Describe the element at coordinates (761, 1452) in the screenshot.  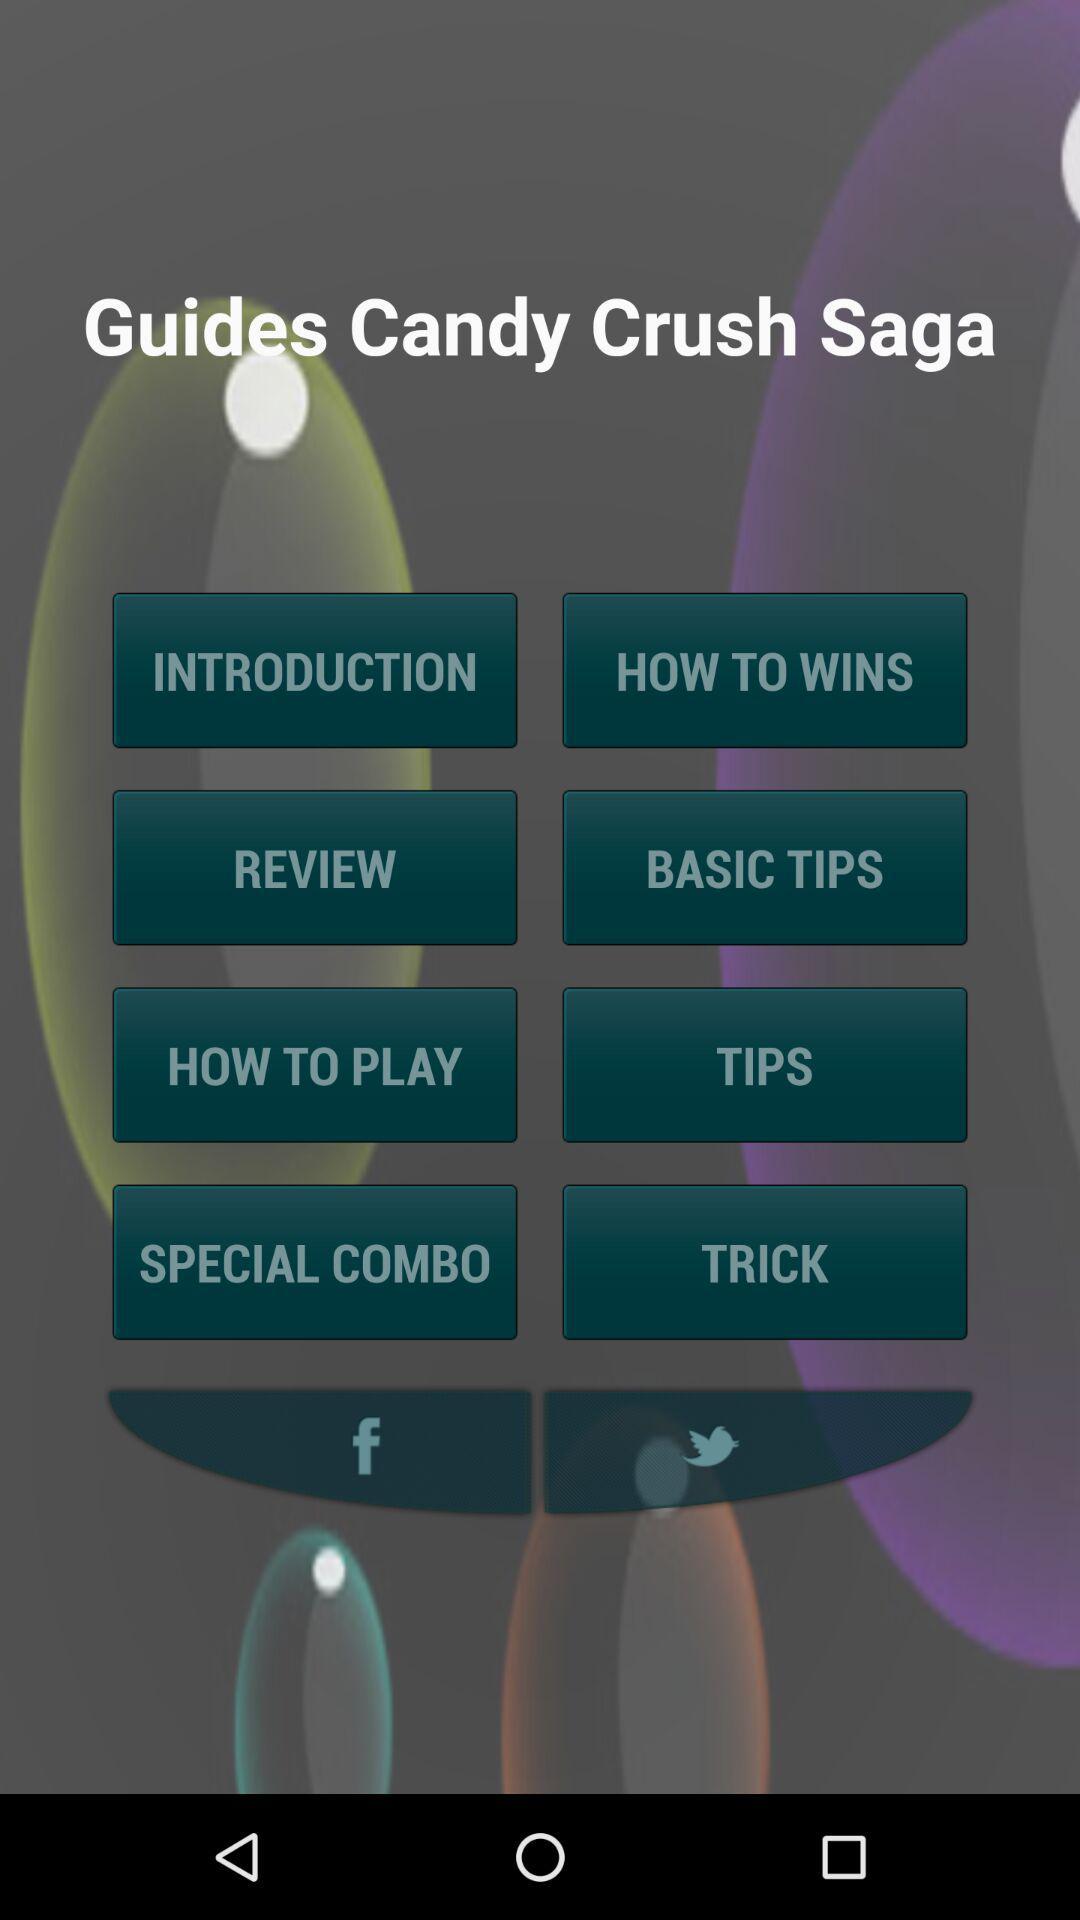
I see `twitter option` at that location.